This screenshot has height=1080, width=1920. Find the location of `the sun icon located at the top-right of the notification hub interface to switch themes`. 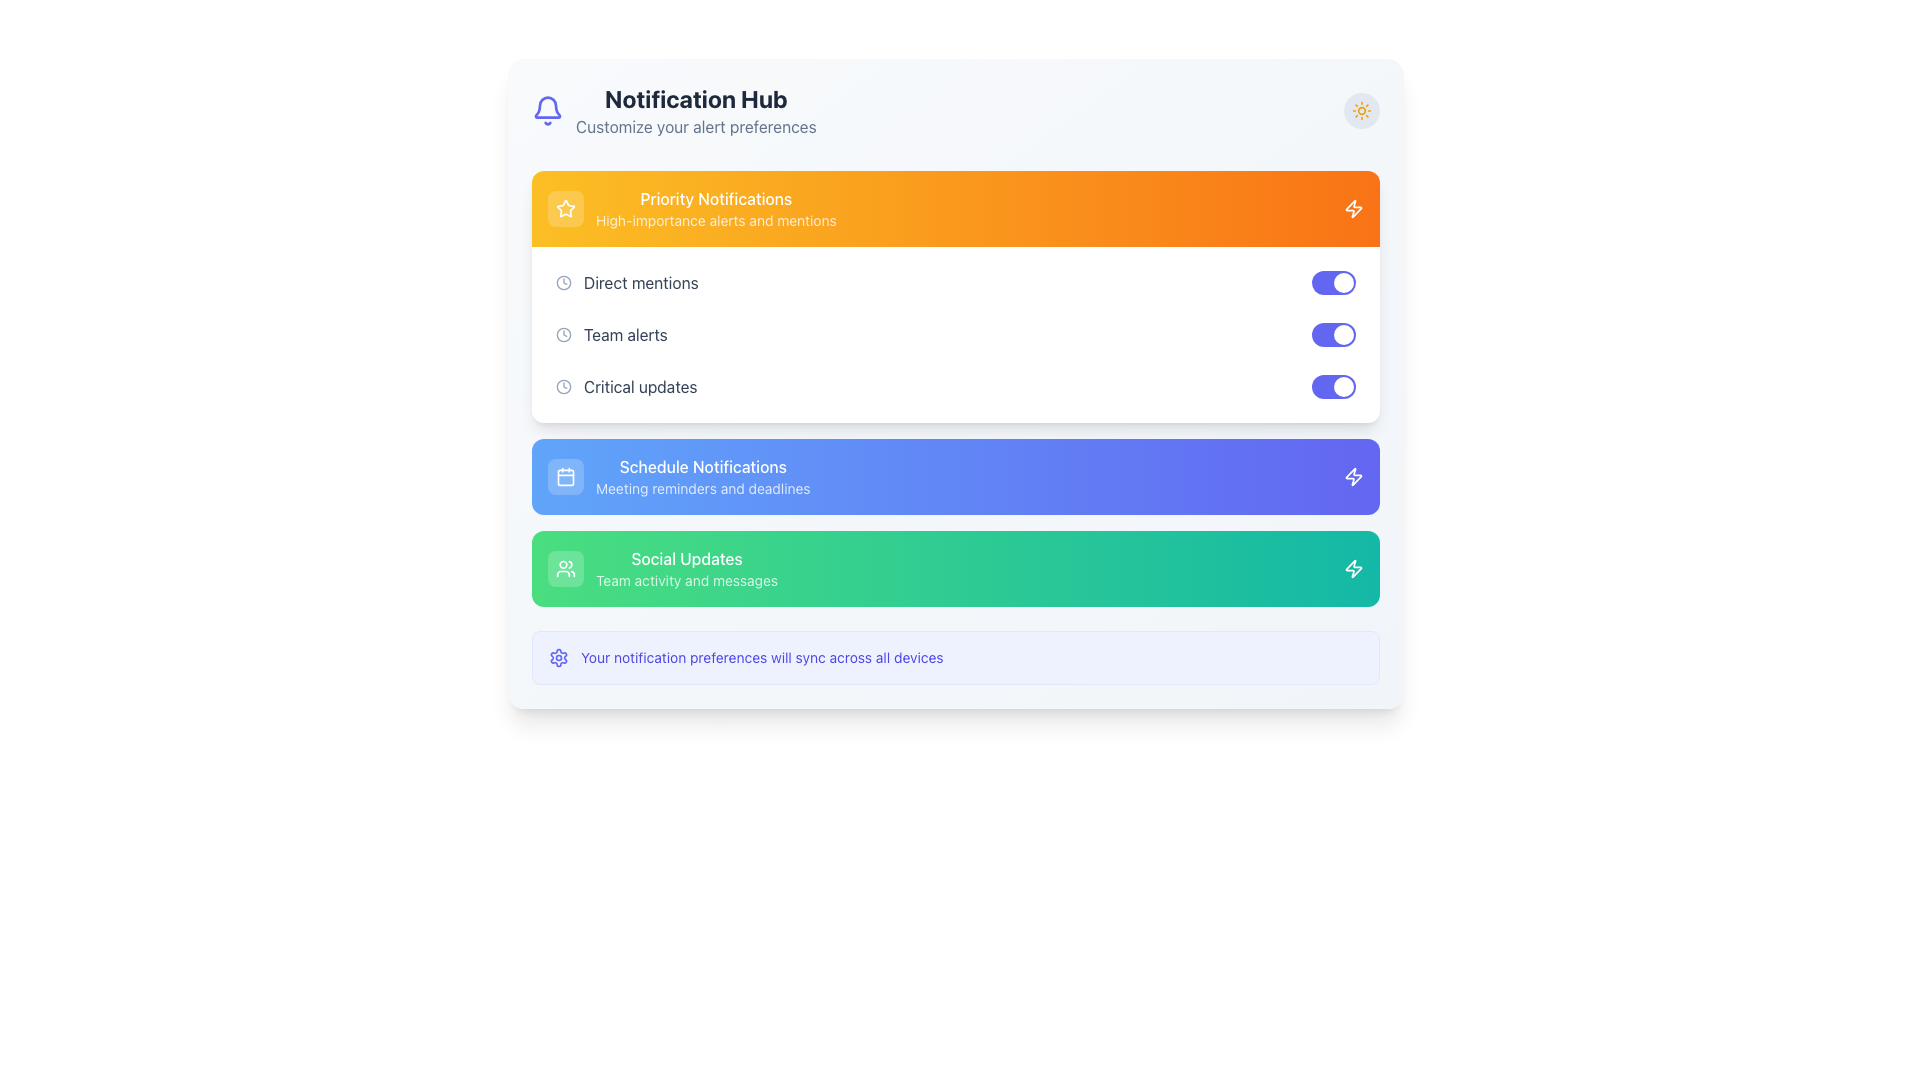

the sun icon located at the top-right of the notification hub interface to switch themes is located at coordinates (1361, 111).